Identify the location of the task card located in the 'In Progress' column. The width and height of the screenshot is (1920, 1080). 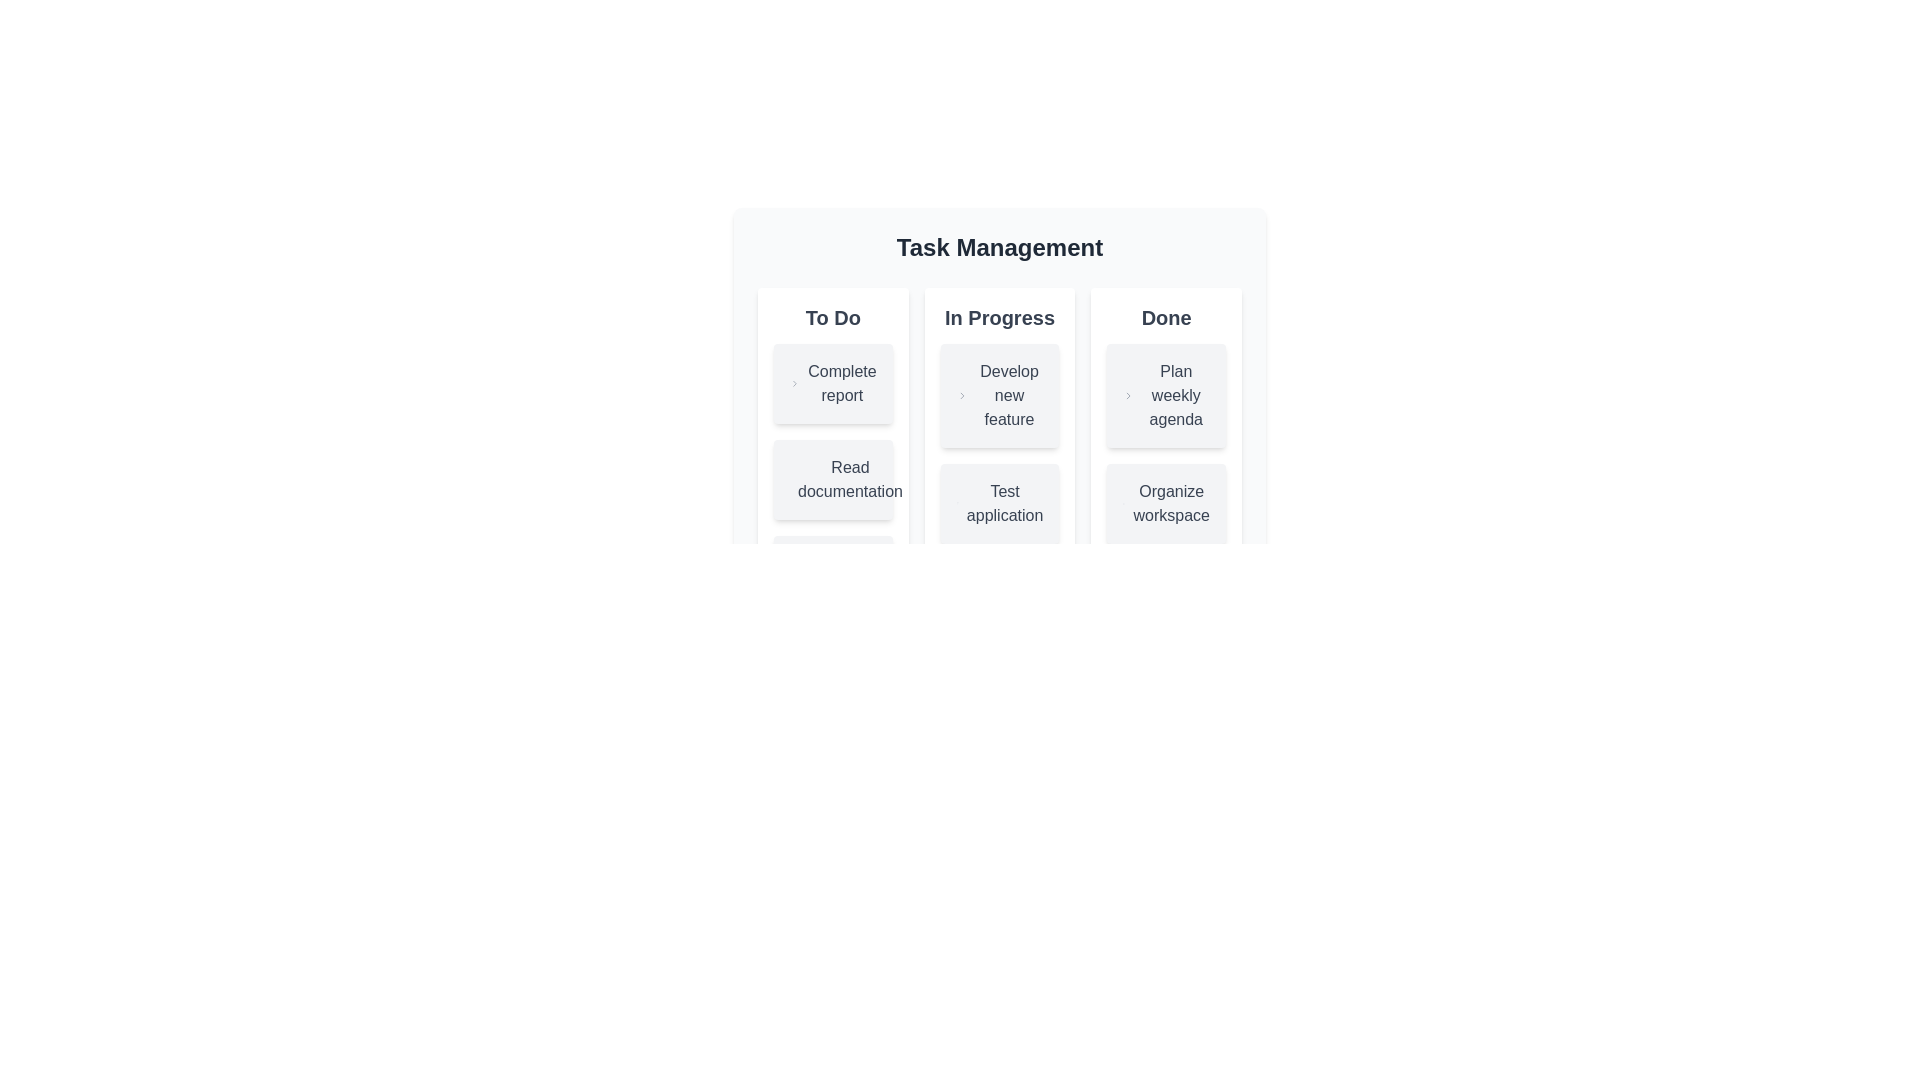
(999, 442).